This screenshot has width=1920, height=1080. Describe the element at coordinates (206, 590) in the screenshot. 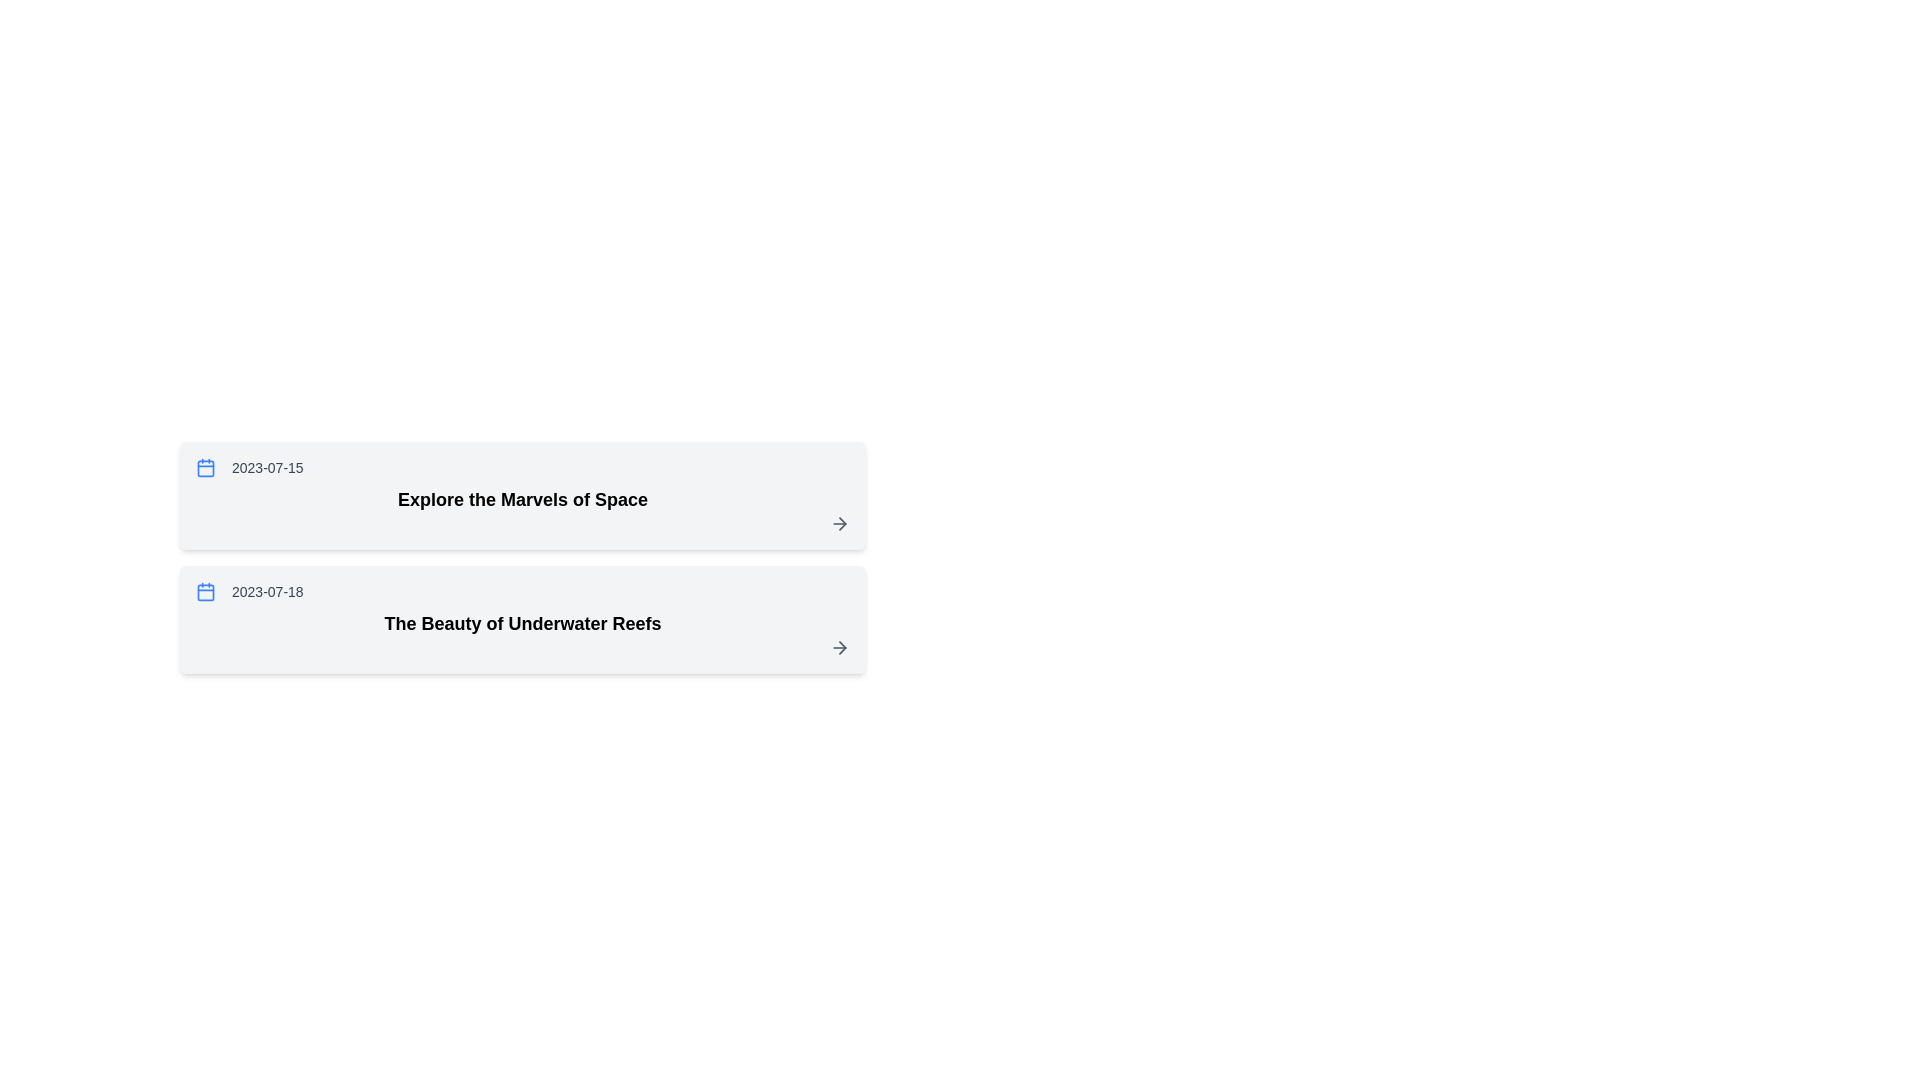

I see `the calendar icon with a blue outline, positioned to the left of the date text '2023-07-18'` at that location.